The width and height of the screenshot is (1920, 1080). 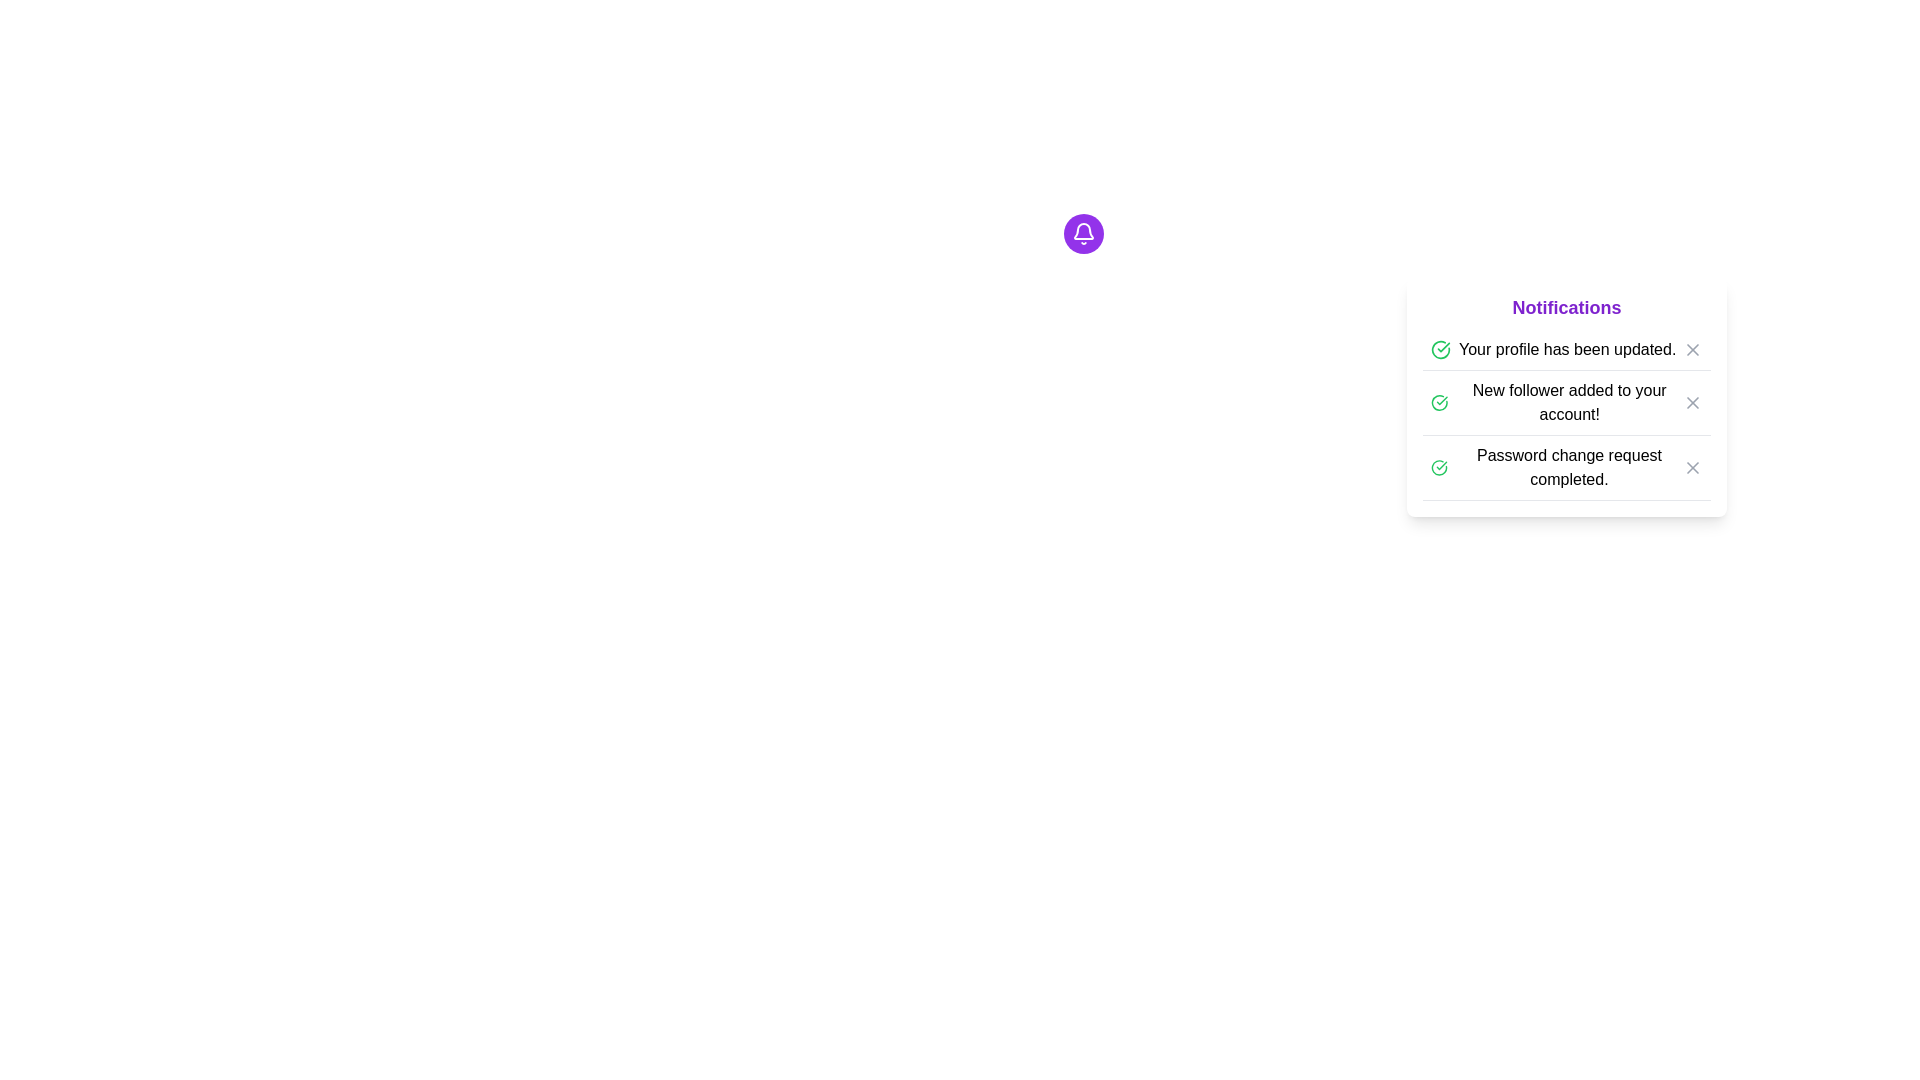 What do you see at coordinates (1565, 403) in the screenshot?
I see `the Notification card that displays the message 'New follower added to your account!' located in the notifications panel` at bounding box center [1565, 403].